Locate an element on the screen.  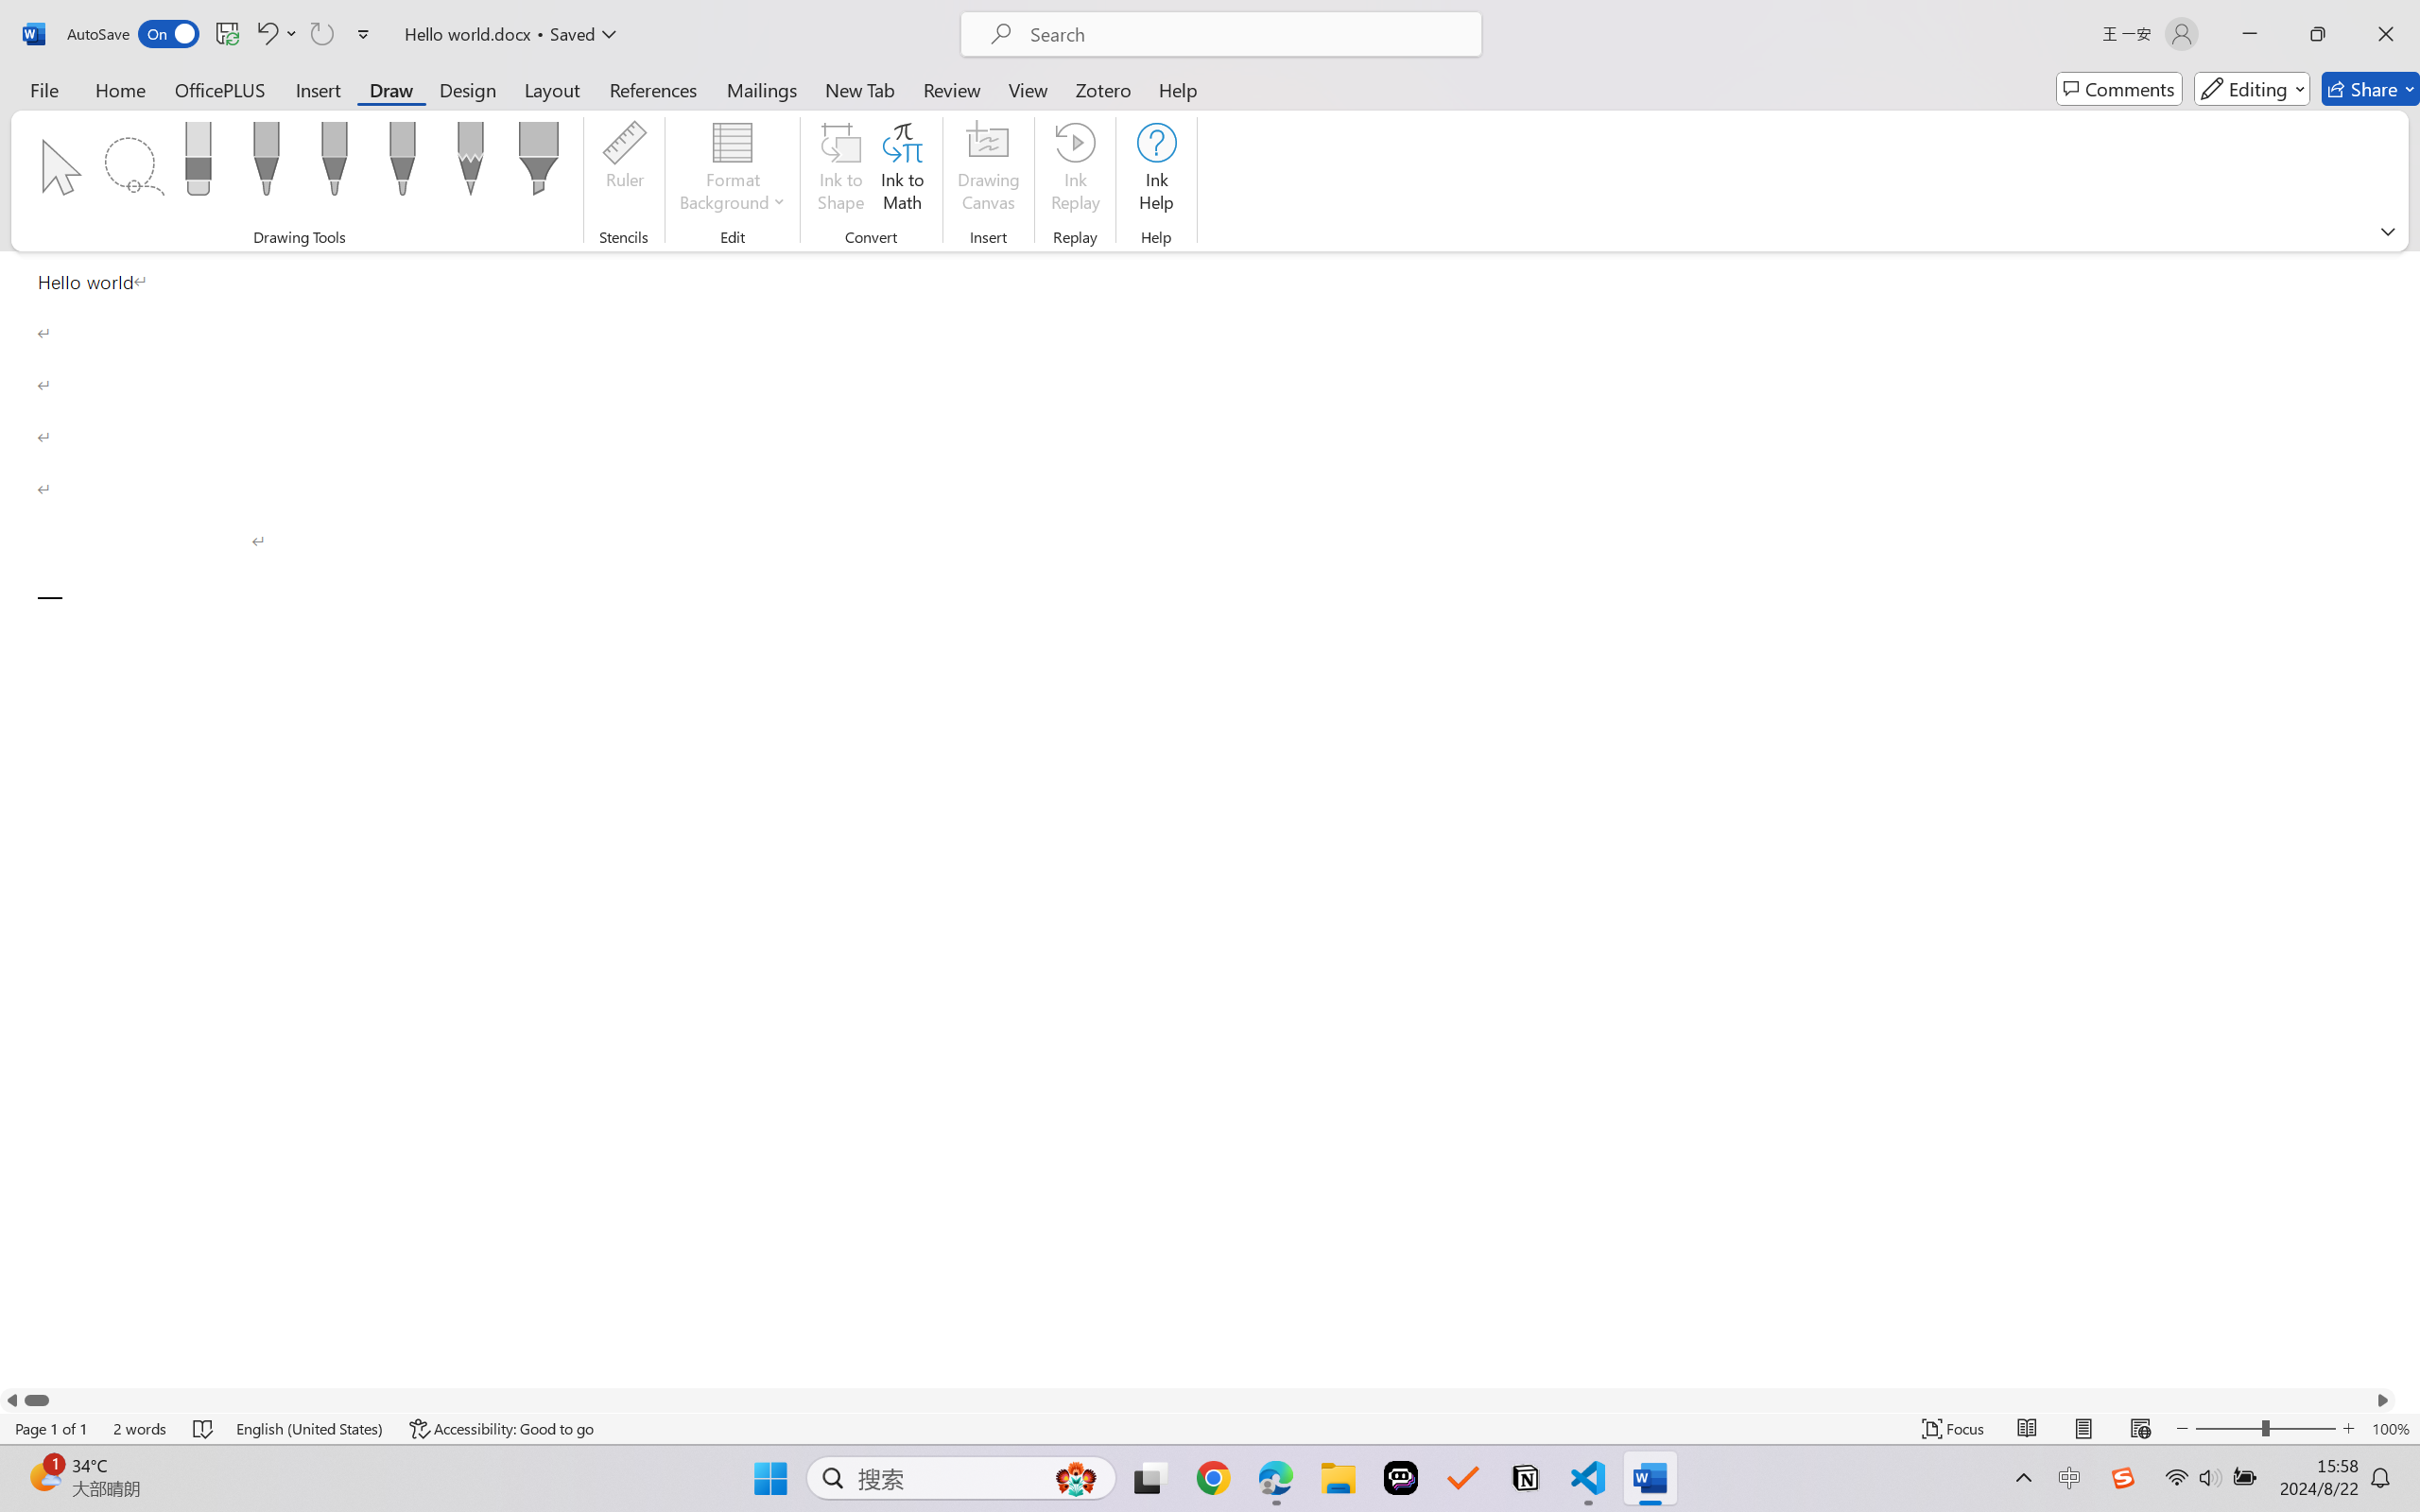
'Pen: Black, 0.5 mm' is located at coordinates (265, 163).